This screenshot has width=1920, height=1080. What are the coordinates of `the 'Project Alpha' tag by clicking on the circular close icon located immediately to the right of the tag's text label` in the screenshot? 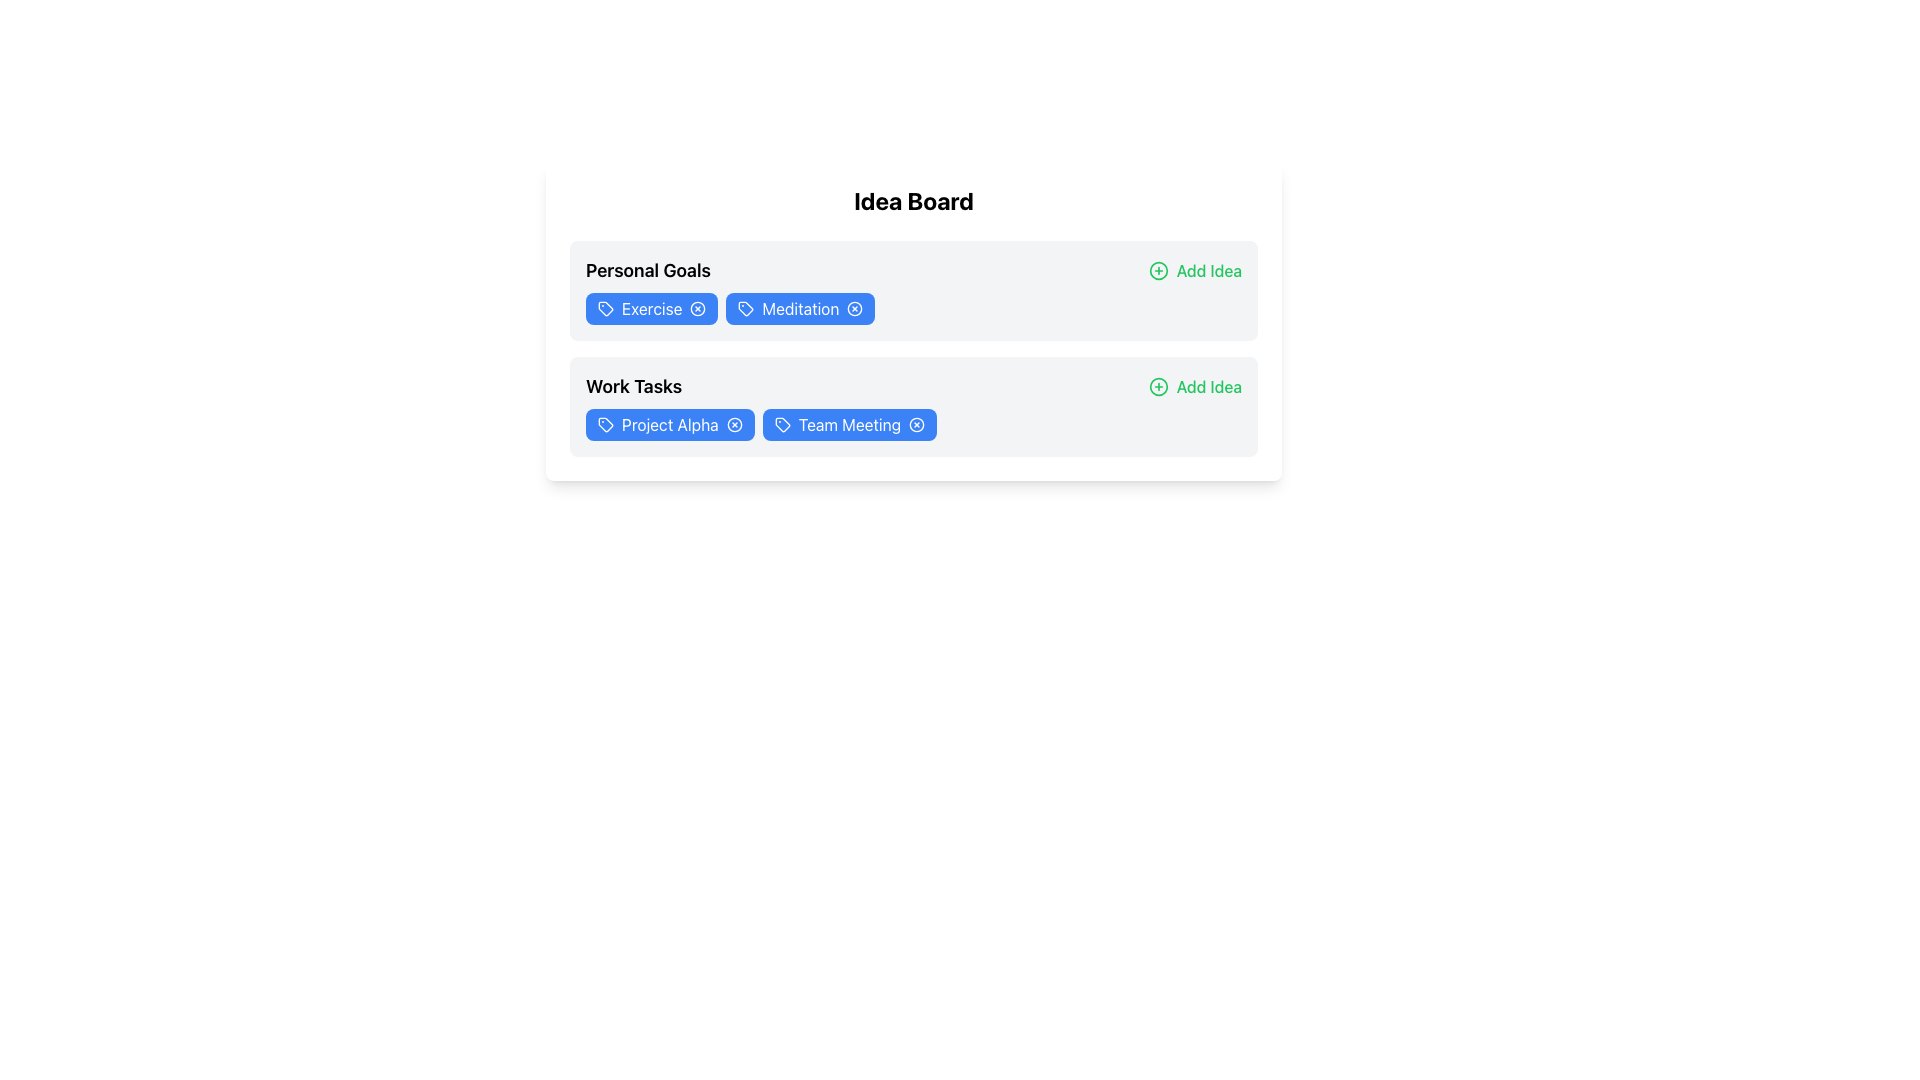 It's located at (733, 423).